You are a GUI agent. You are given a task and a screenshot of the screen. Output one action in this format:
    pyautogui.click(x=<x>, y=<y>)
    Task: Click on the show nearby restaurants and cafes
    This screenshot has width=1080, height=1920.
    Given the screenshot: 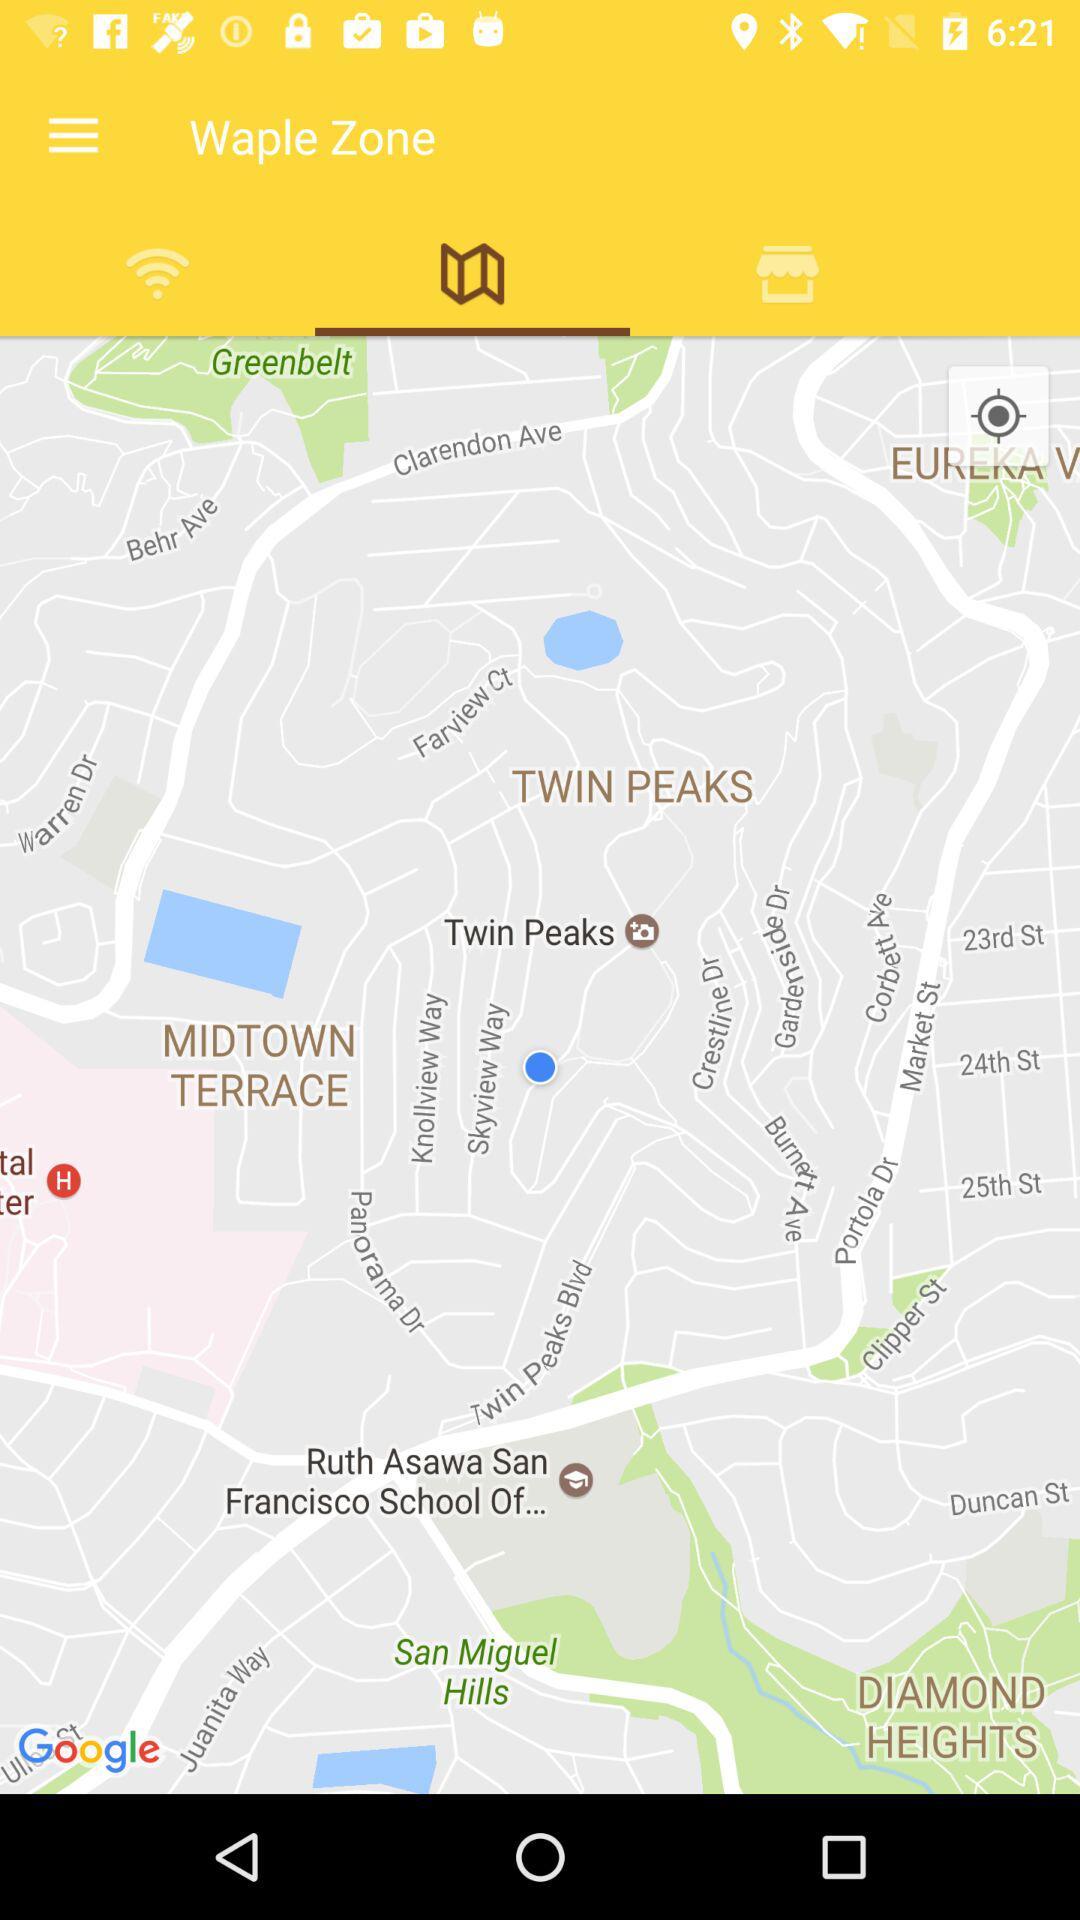 What is the action you would take?
    pyautogui.click(x=786, y=272)
    